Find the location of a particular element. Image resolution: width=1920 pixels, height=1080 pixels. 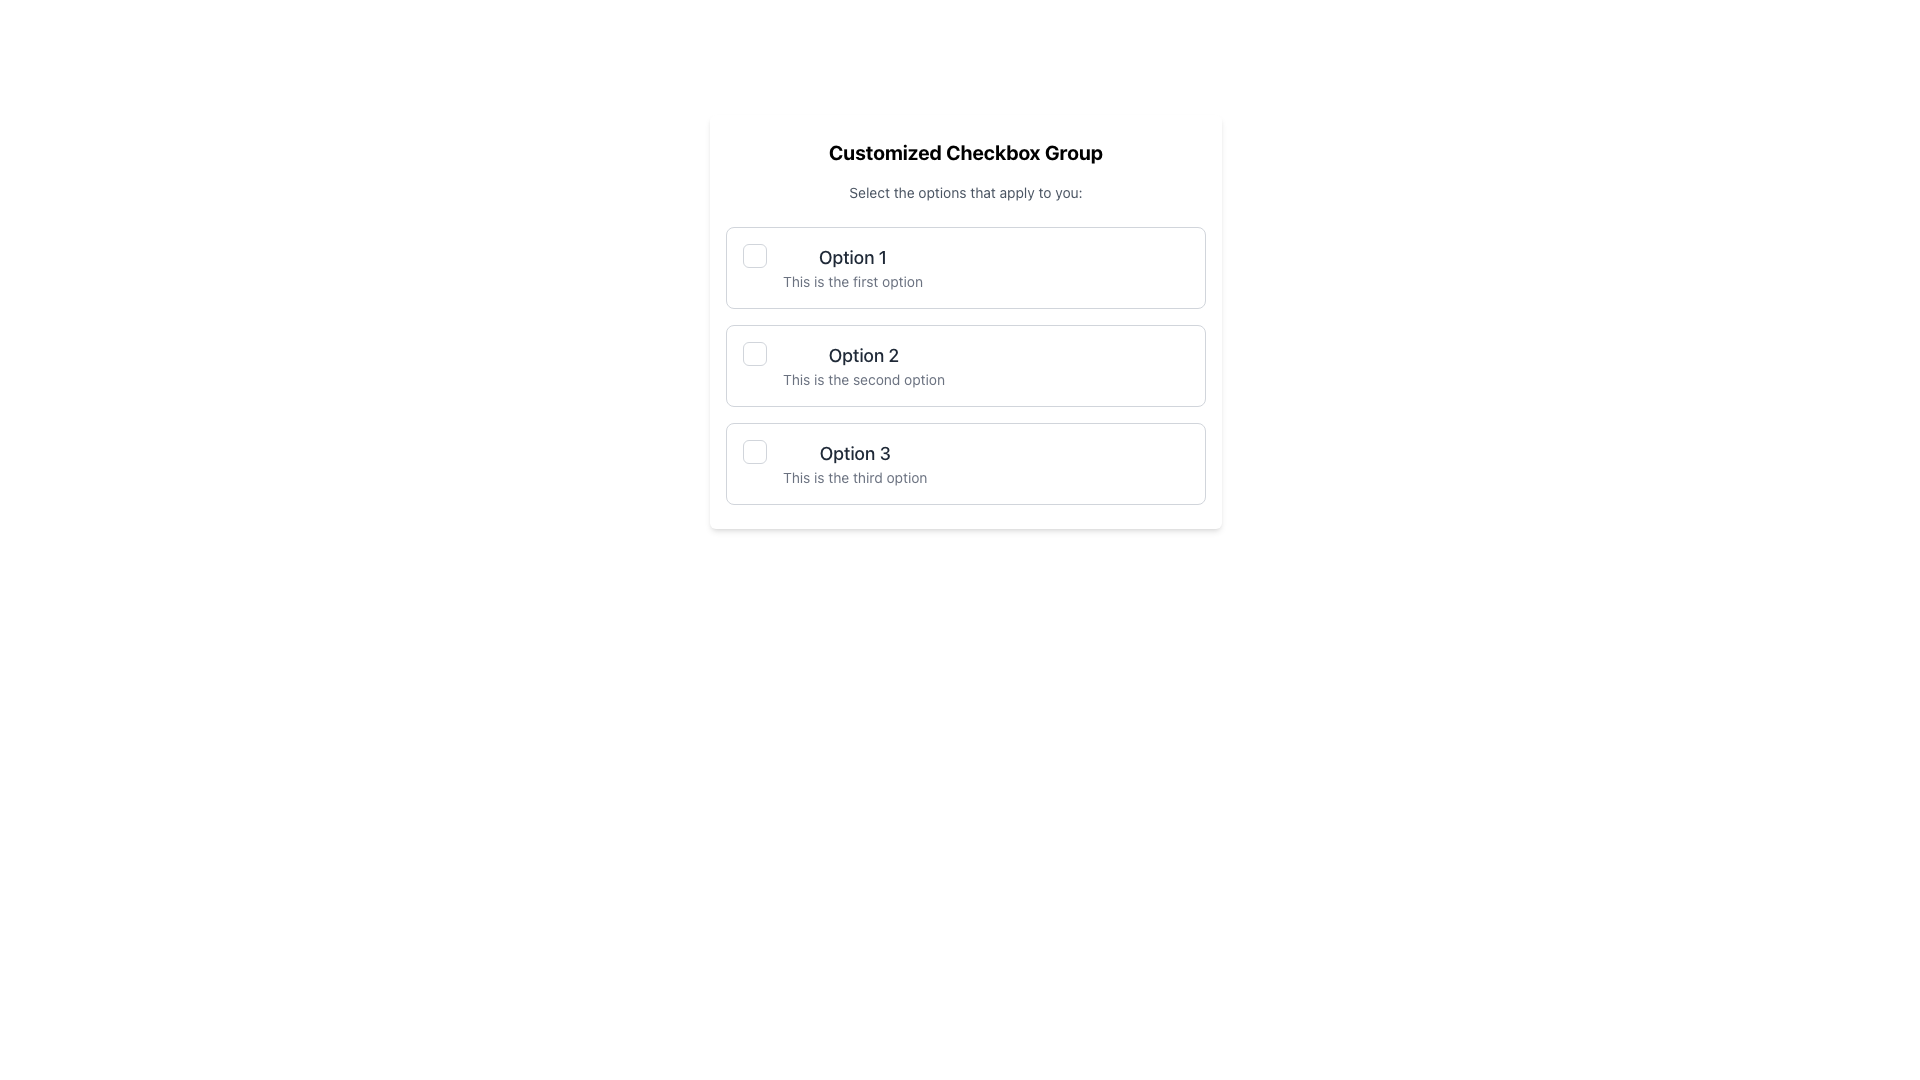

the text label that says 'Select the options that apply to you:', which is located below the title 'Customized Checkbox Group' is located at coordinates (965, 192).